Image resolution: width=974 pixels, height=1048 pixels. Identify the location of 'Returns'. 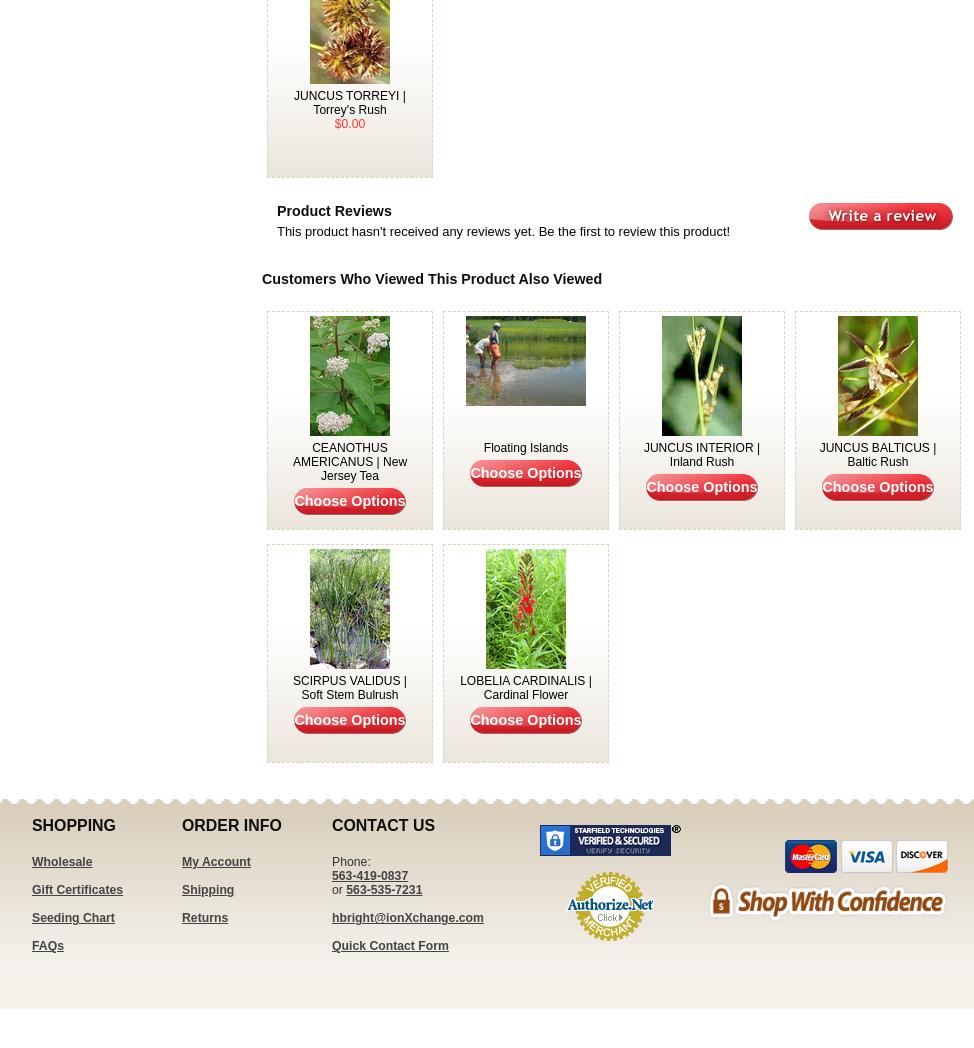
(205, 918).